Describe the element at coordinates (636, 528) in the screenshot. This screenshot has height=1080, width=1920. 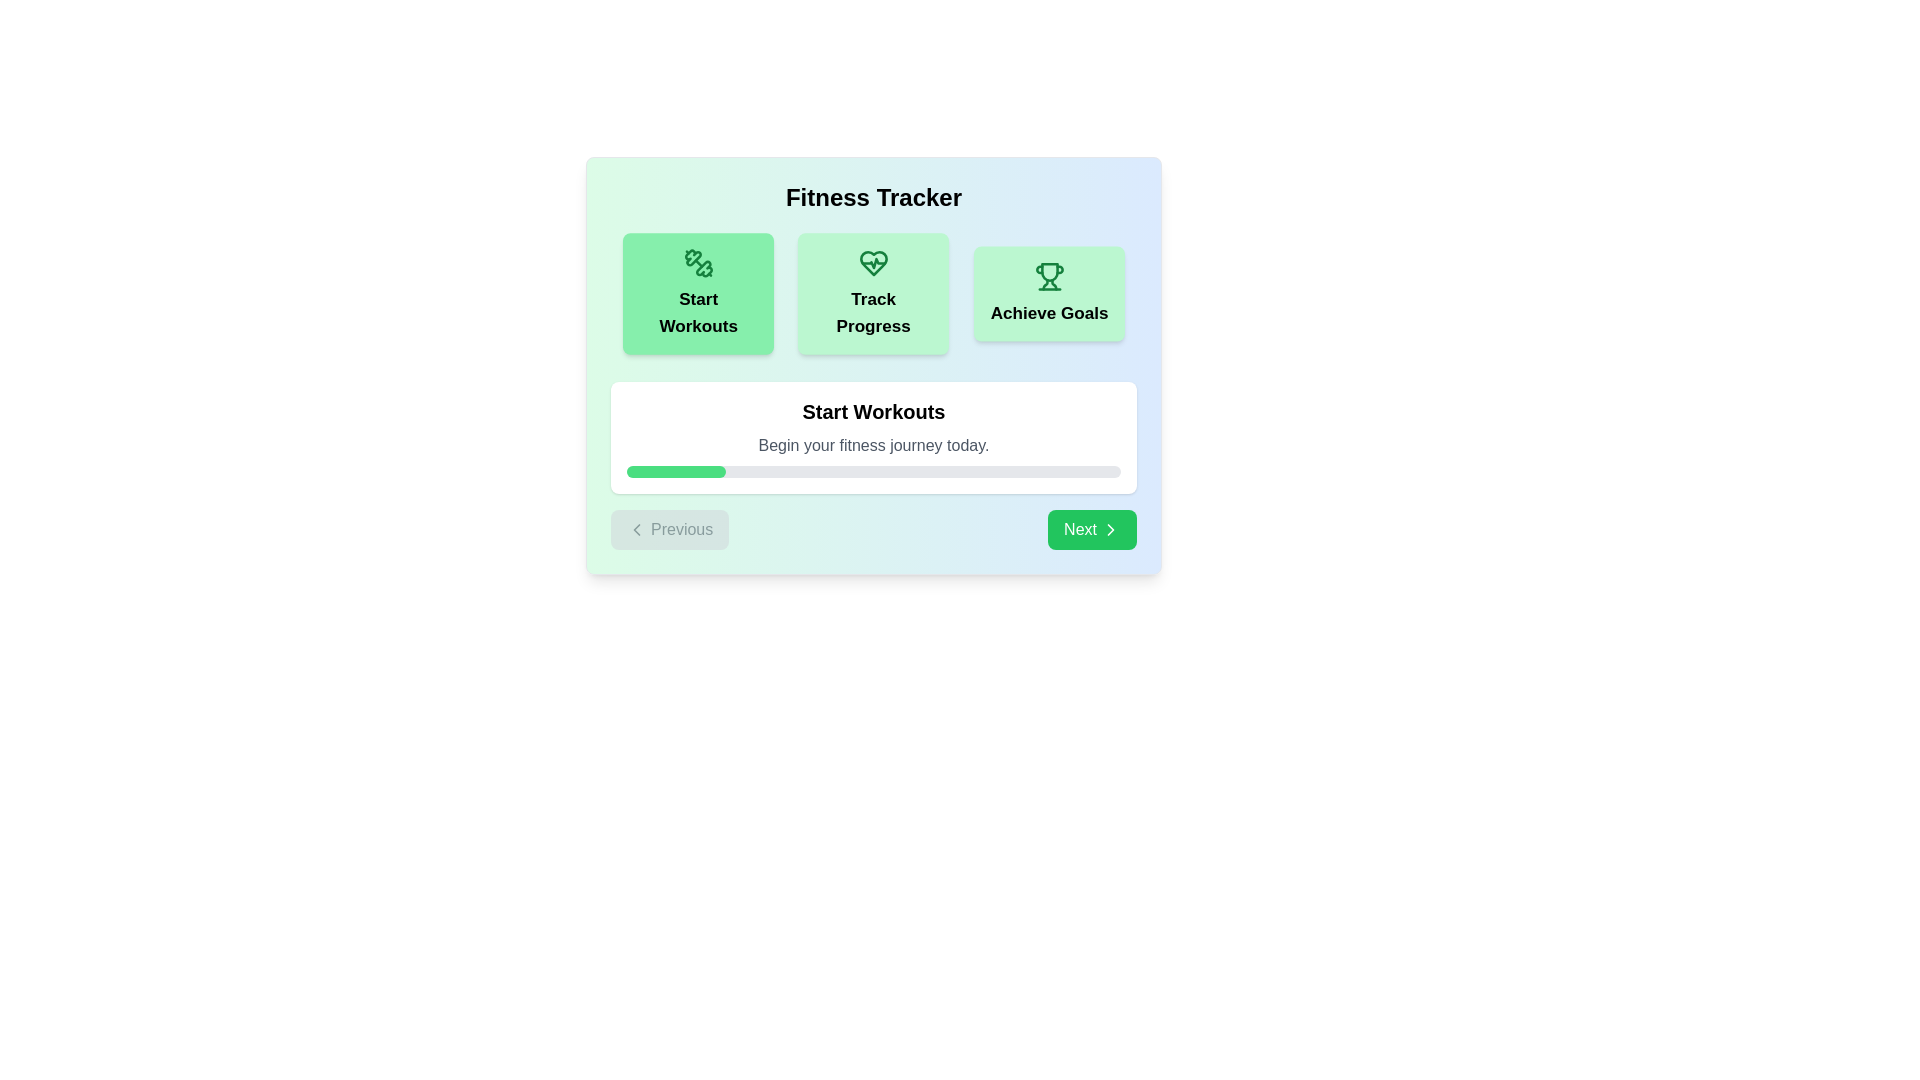
I see `the left-pointing chevron icon inside the circular button` at that location.